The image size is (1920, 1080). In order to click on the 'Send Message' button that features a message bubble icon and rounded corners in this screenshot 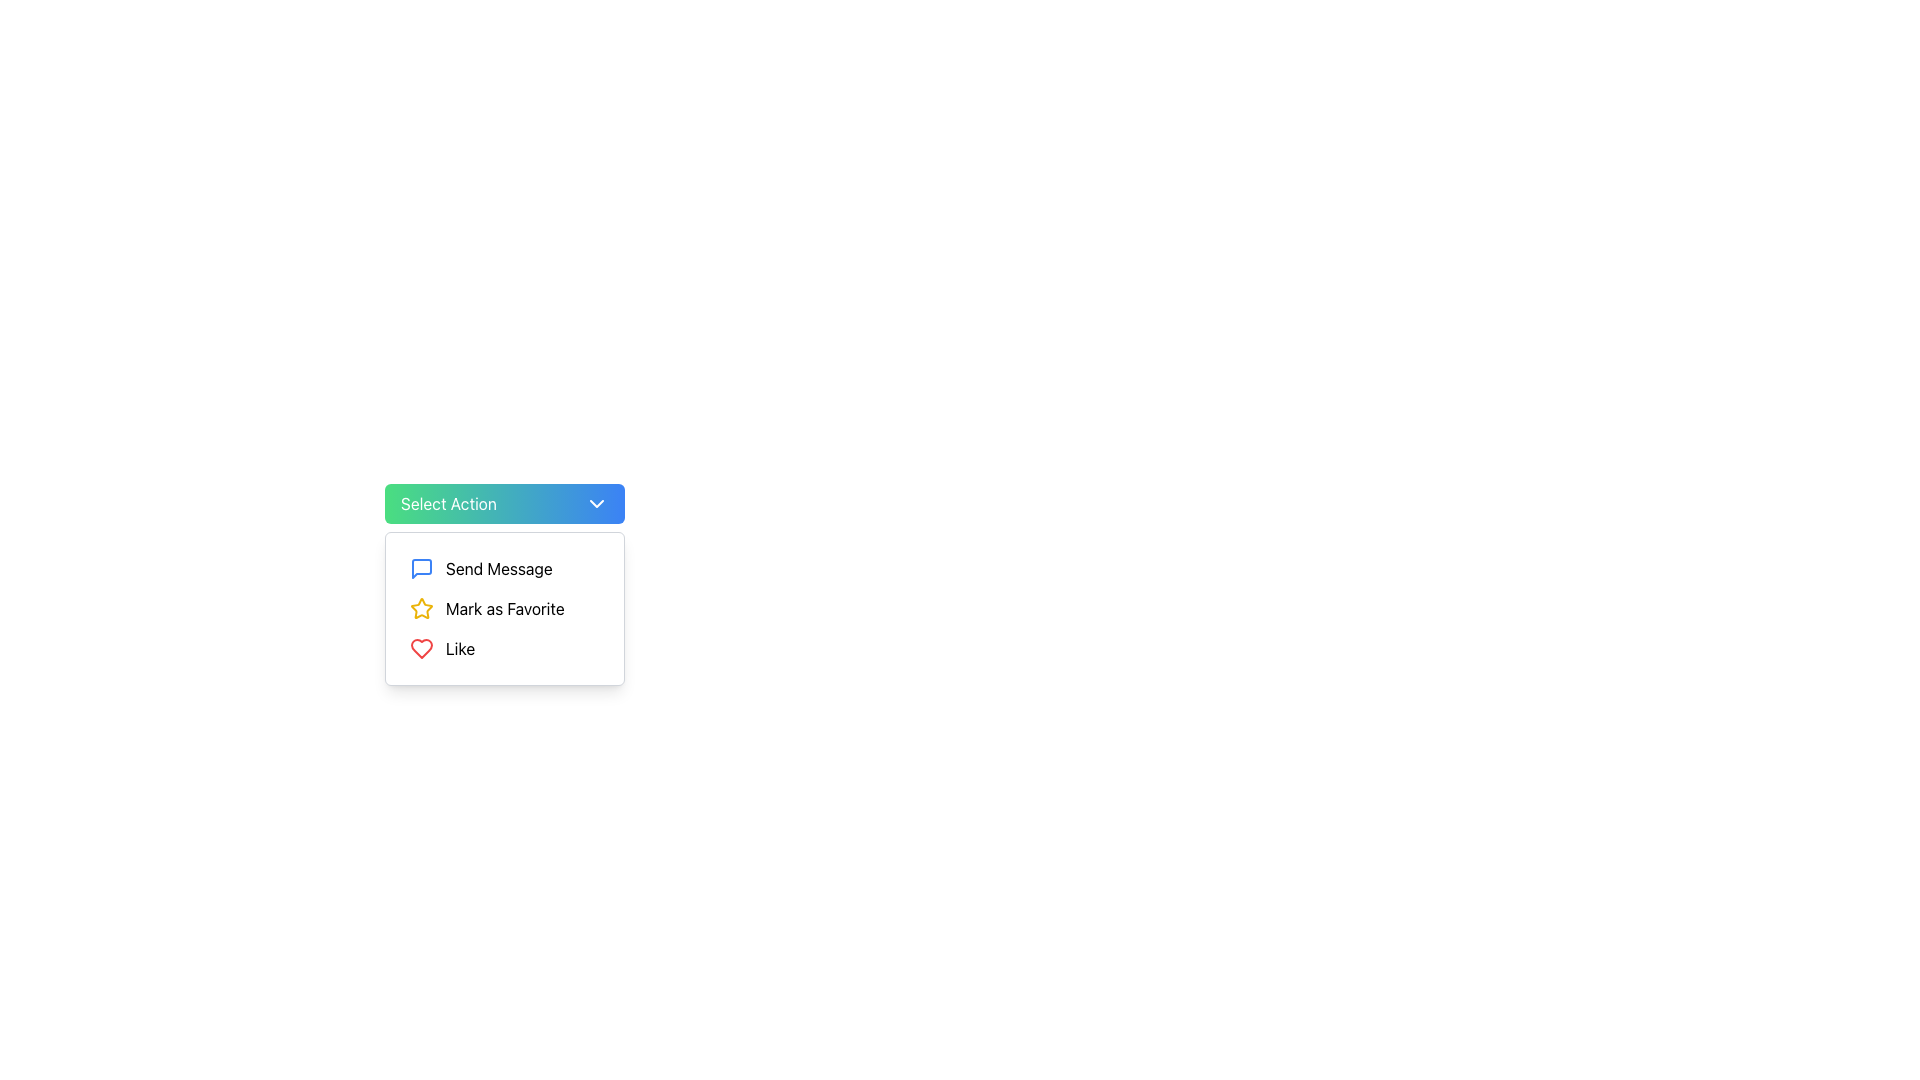, I will do `click(504, 569)`.